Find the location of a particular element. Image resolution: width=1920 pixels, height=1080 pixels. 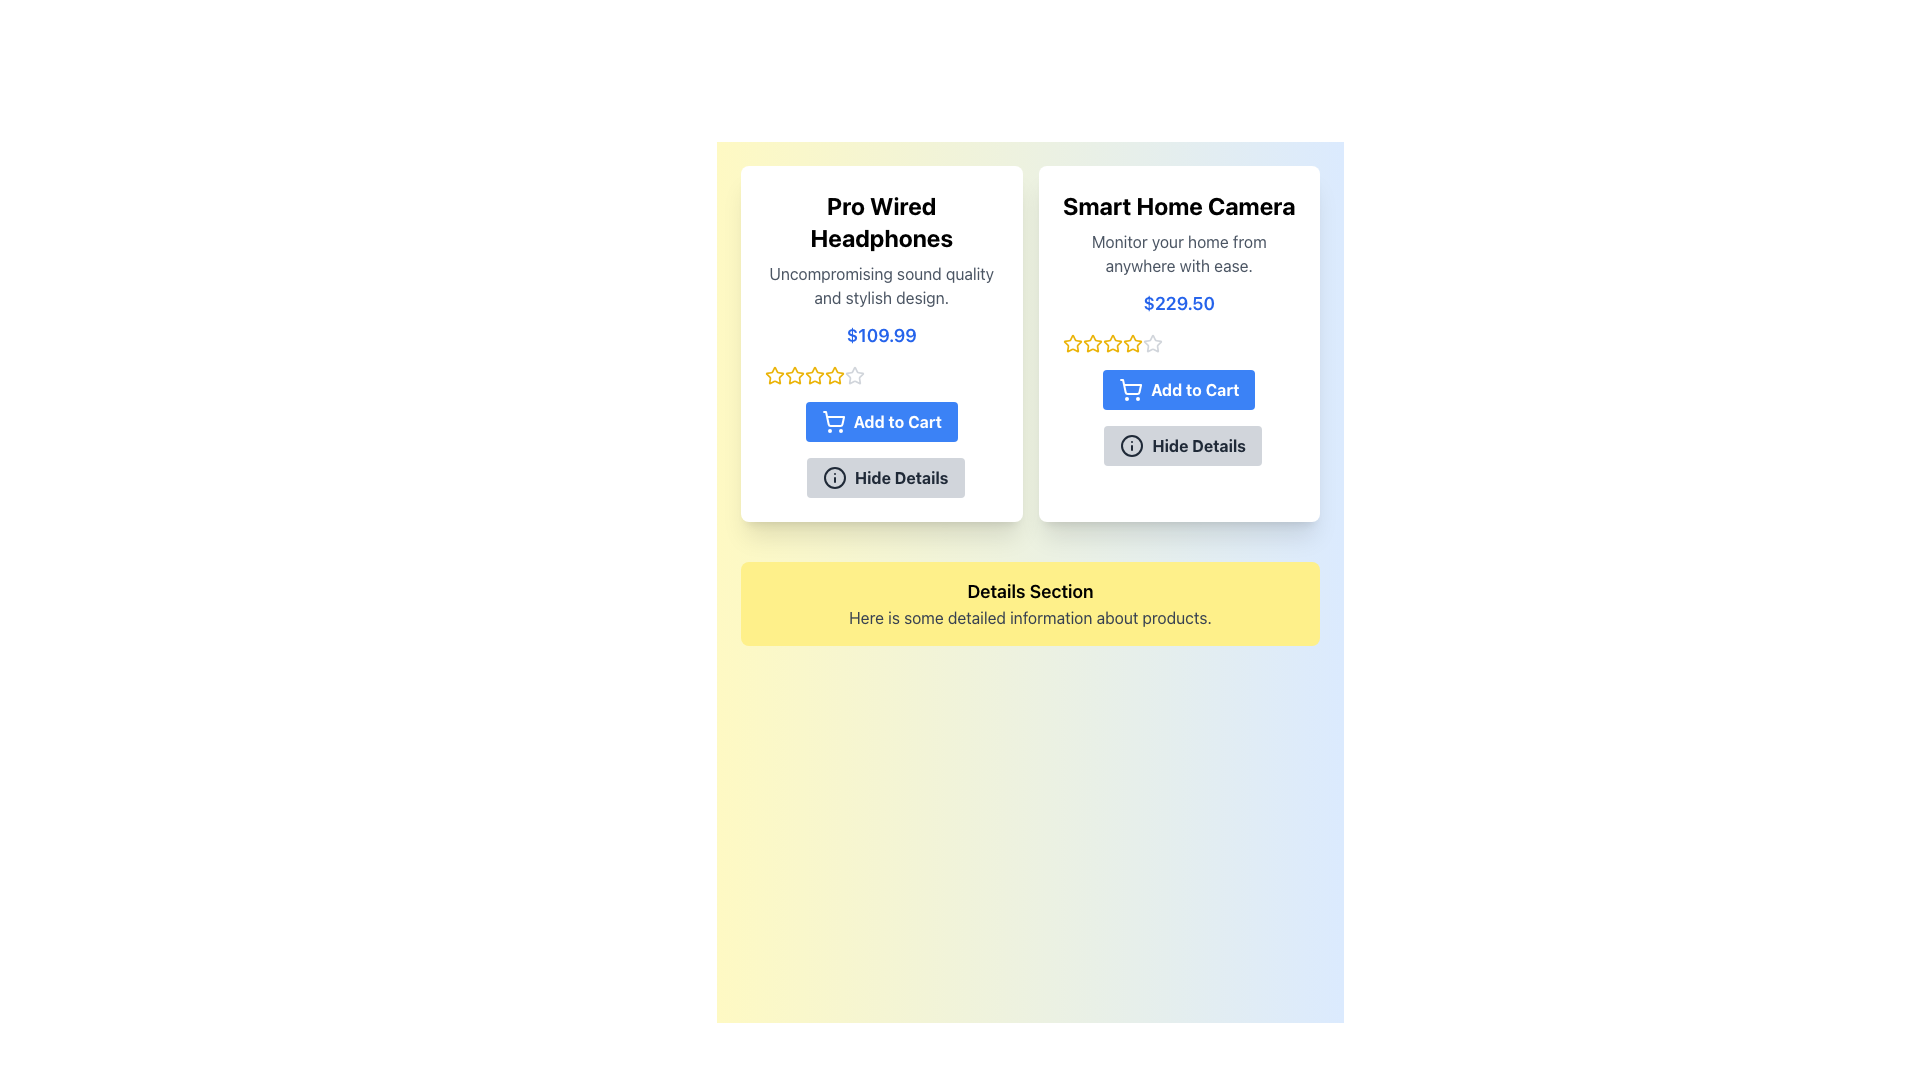

the first star-shaped rating icon with a yellow border in the 5-star rating system of the 'Smart Home Camera' product card is located at coordinates (1071, 342).